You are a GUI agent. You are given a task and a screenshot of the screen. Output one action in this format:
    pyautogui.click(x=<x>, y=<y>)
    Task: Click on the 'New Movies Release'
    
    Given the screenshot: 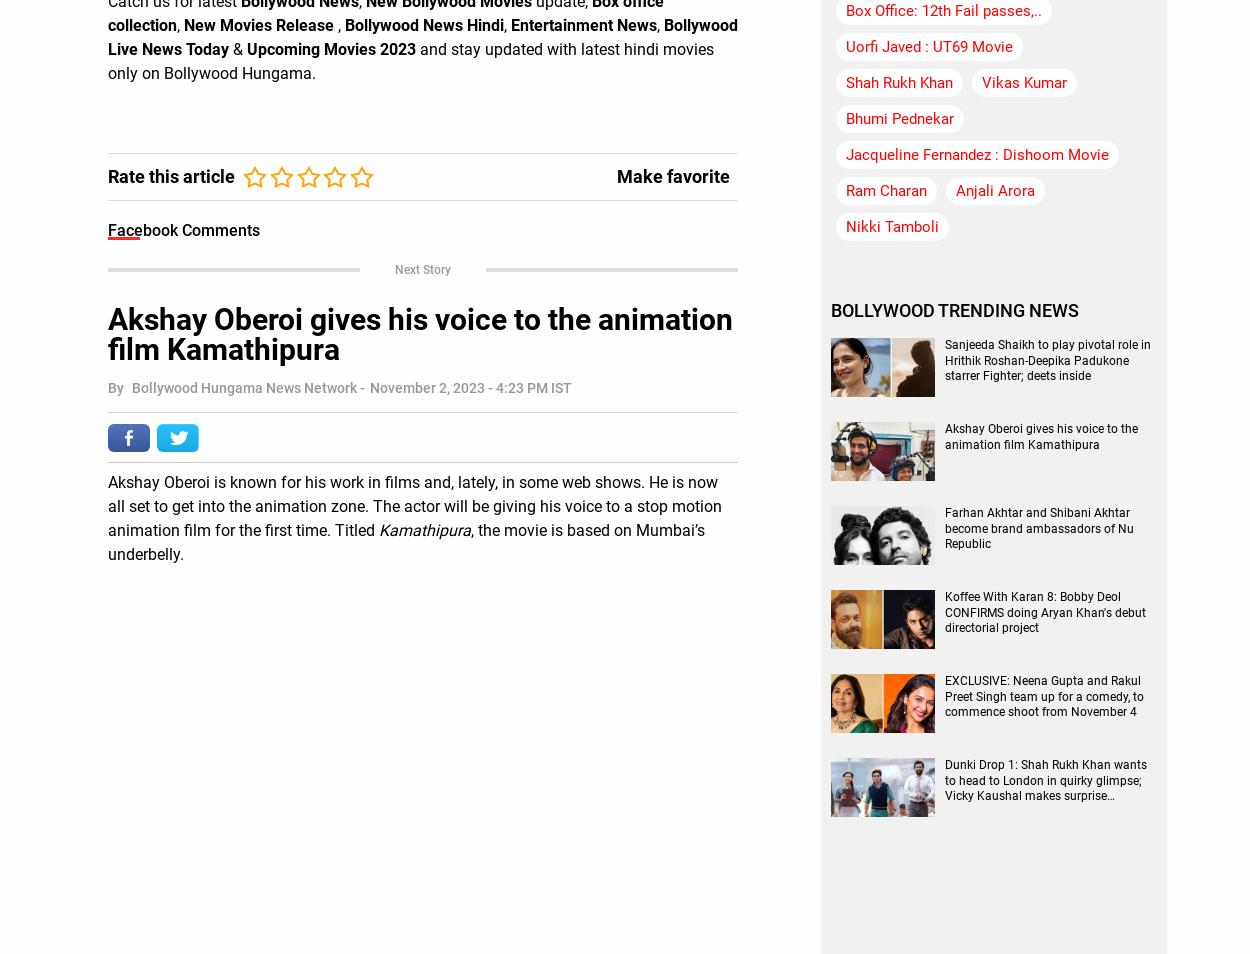 What is the action you would take?
    pyautogui.click(x=261, y=23)
    